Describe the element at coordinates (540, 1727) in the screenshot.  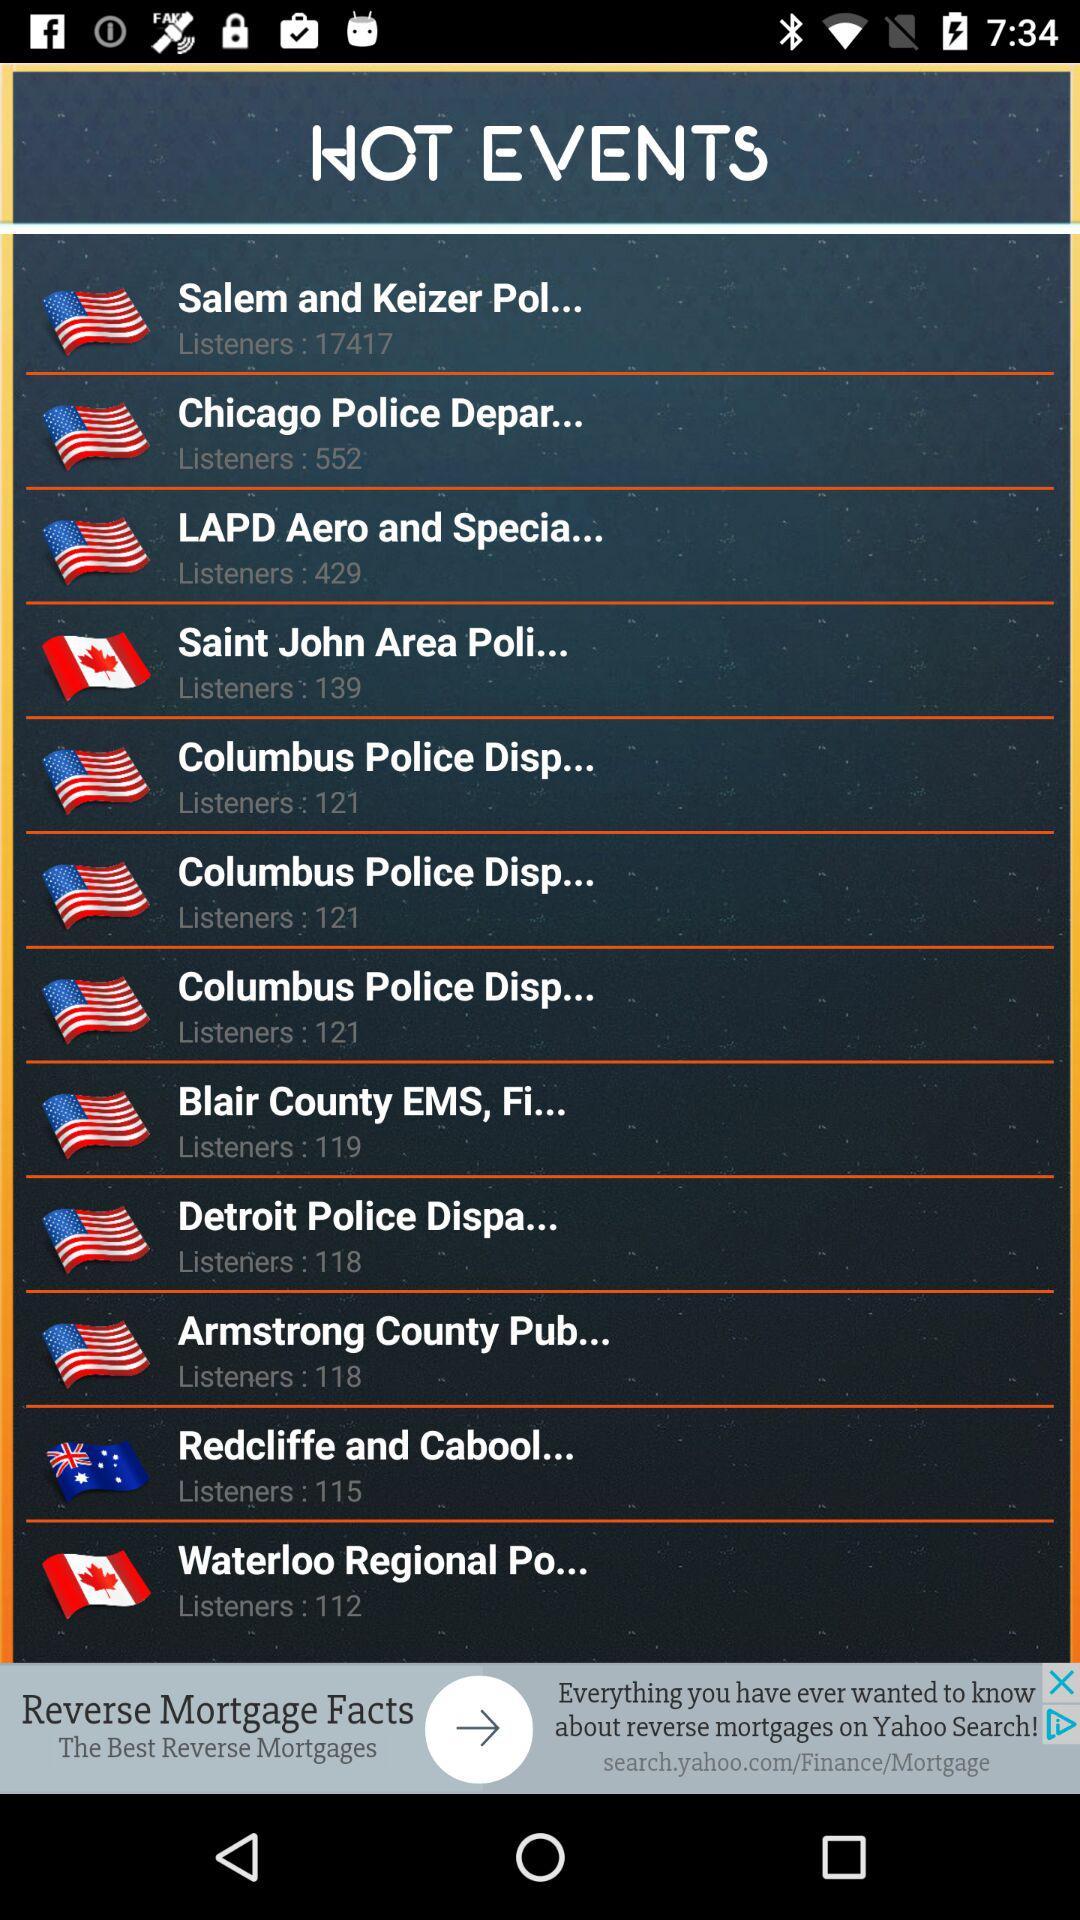
I see `advertisement link` at that location.